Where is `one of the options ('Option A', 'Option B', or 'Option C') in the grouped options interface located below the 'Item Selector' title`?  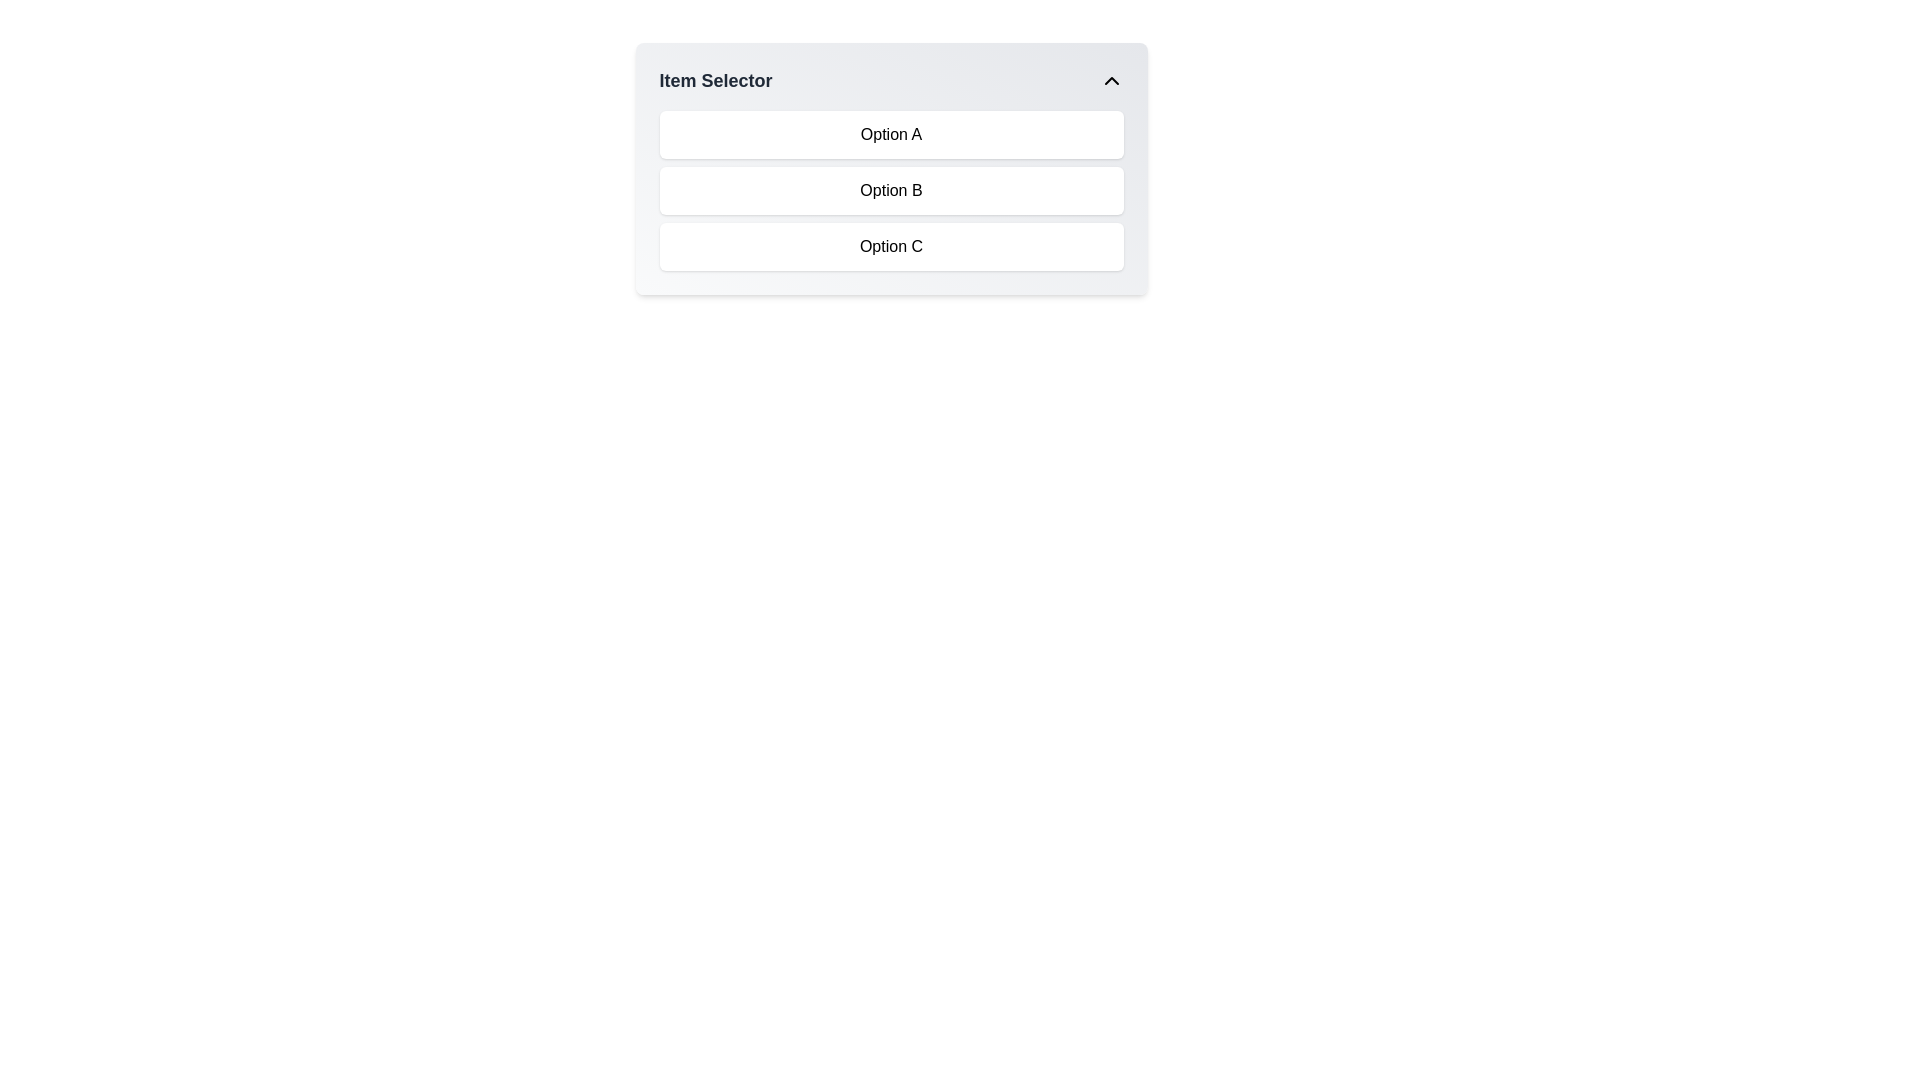 one of the options ('Option A', 'Option B', or 'Option C') in the grouped options interface located below the 'Item Selector' title is located at coordinates (890, 191).